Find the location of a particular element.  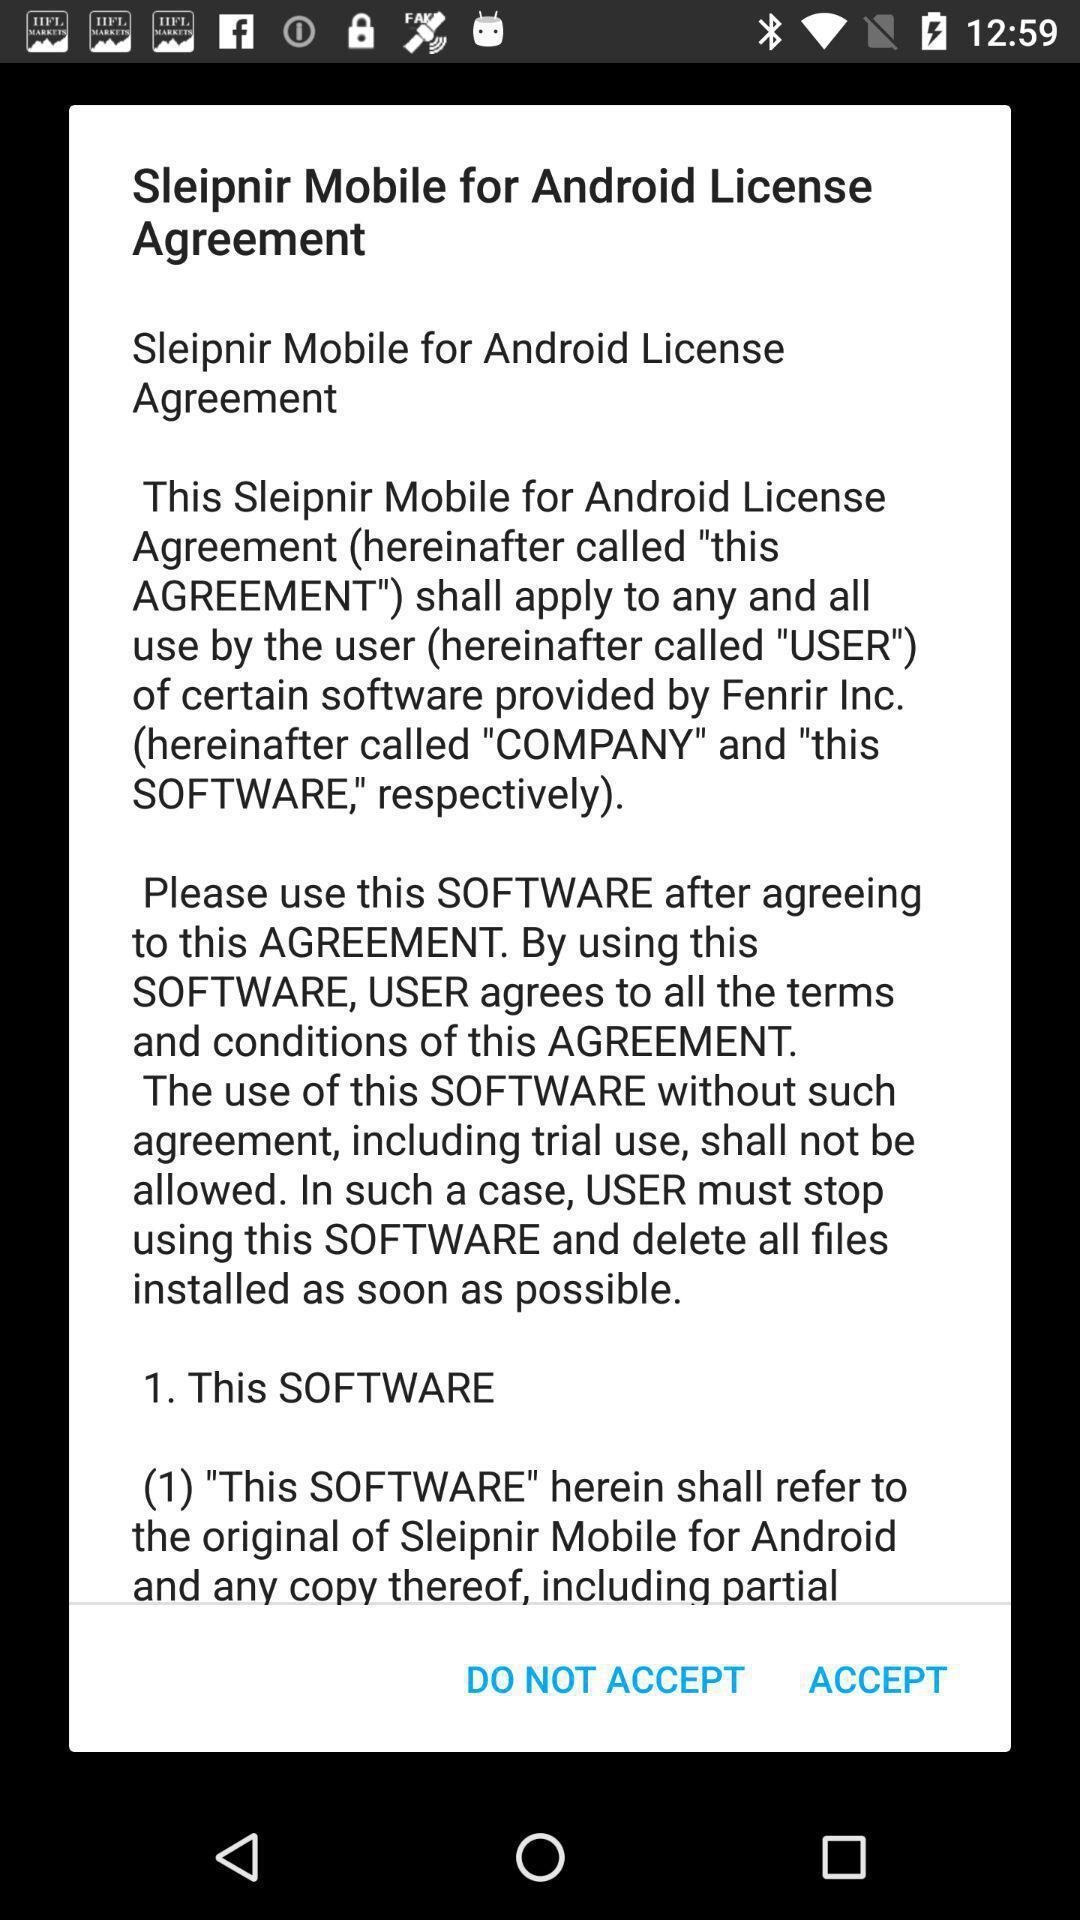

icon below the sleipnir mobile for is located at coordinates (604, 1678).